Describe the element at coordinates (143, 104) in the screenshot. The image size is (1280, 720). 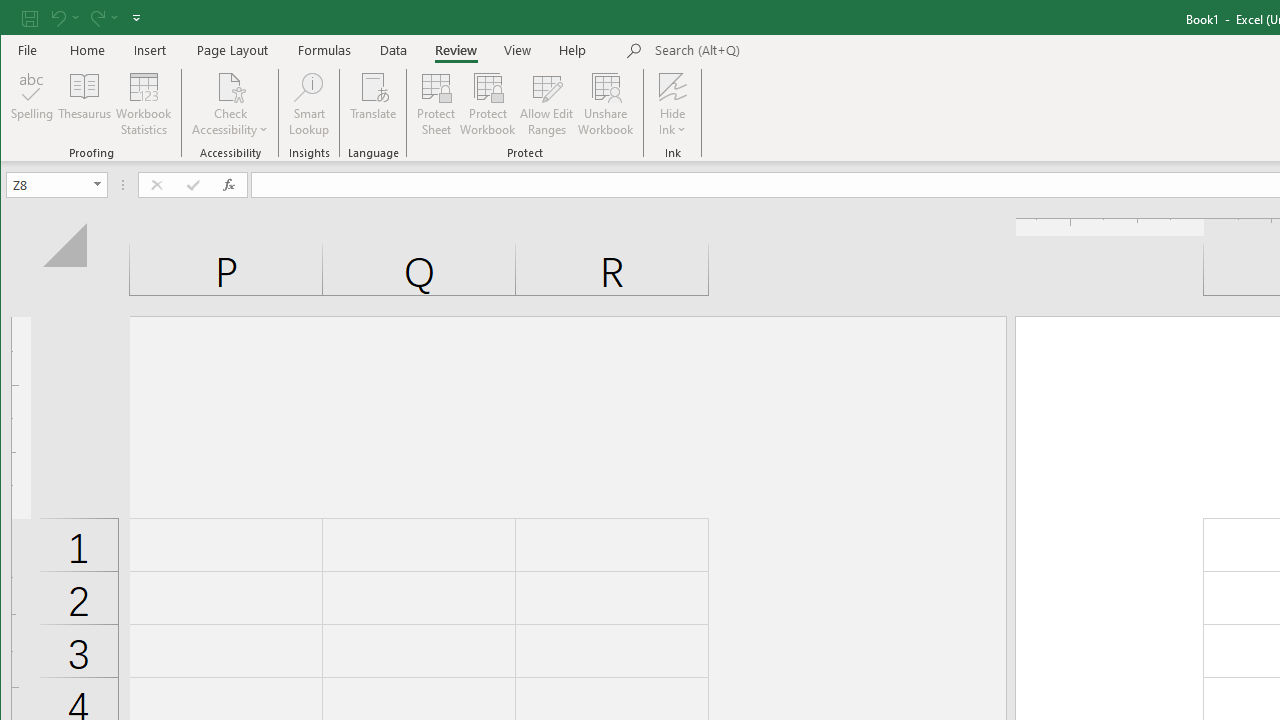
I see `'Workbook Statistics'` at that location.